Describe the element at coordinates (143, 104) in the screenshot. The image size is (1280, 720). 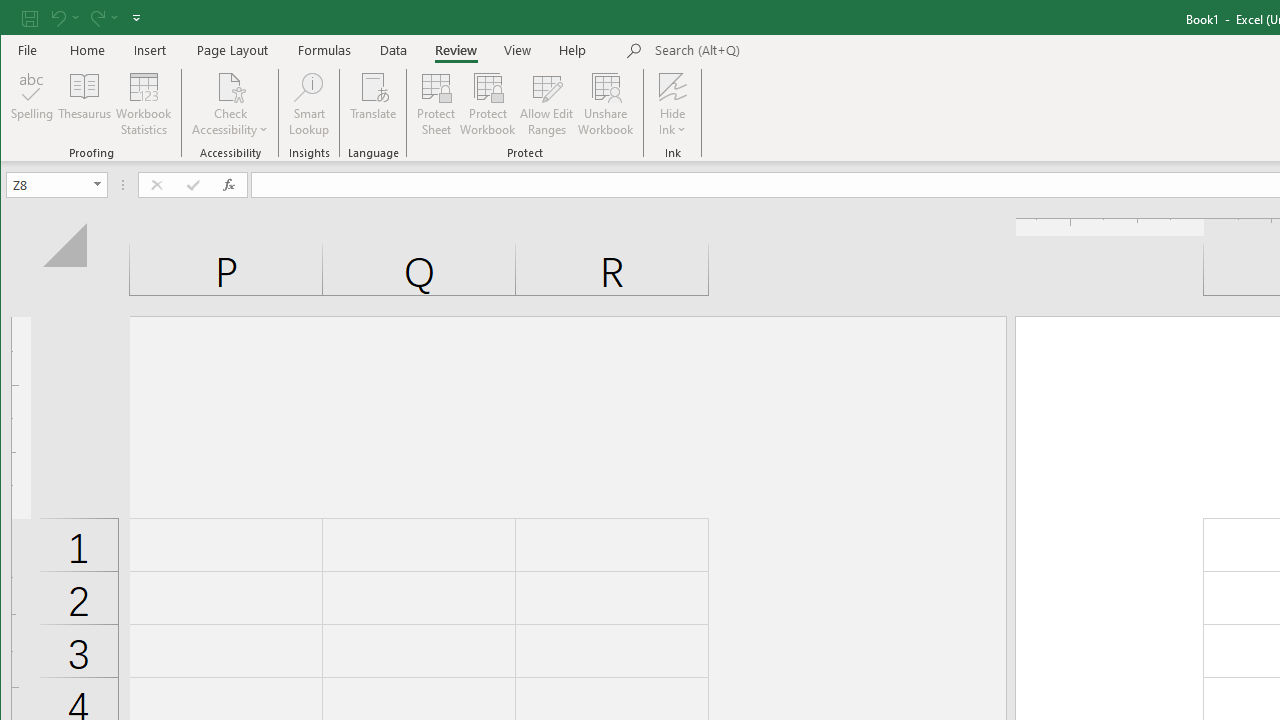
I see `'Workbook Statistics'` at that location.